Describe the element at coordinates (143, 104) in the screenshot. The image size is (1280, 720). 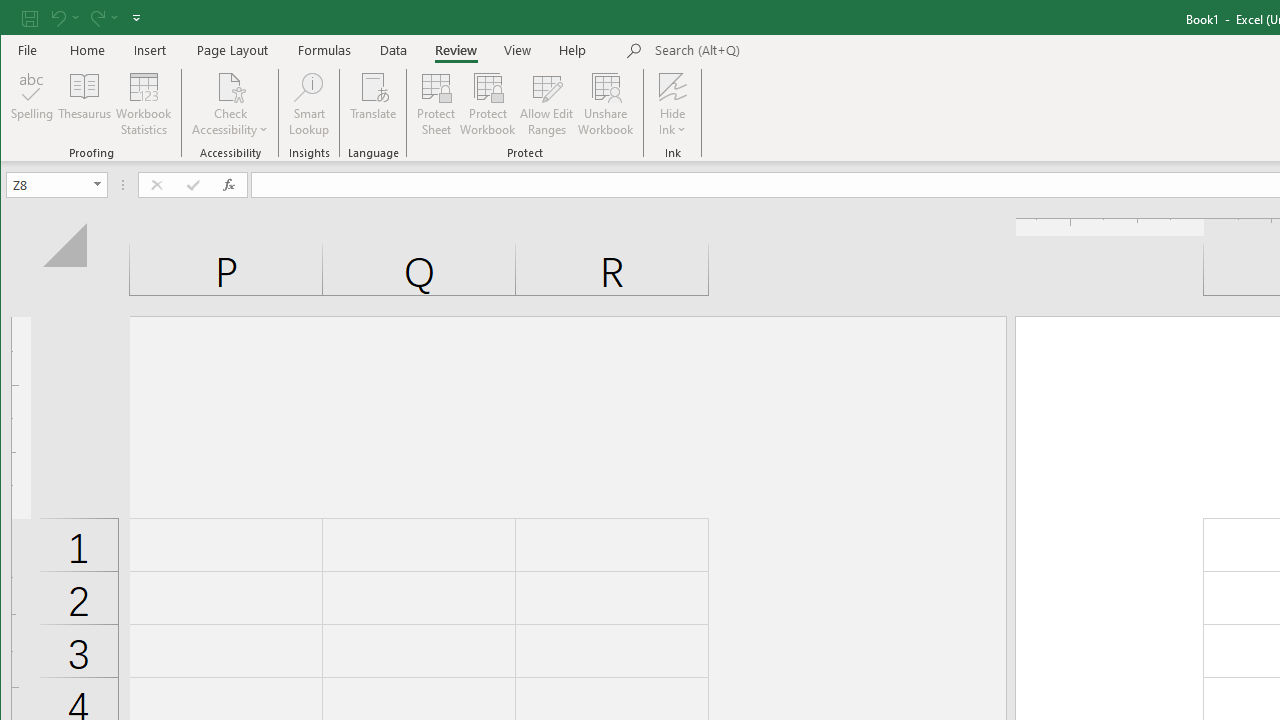
I see `'Workbook Statistics'` at that location.